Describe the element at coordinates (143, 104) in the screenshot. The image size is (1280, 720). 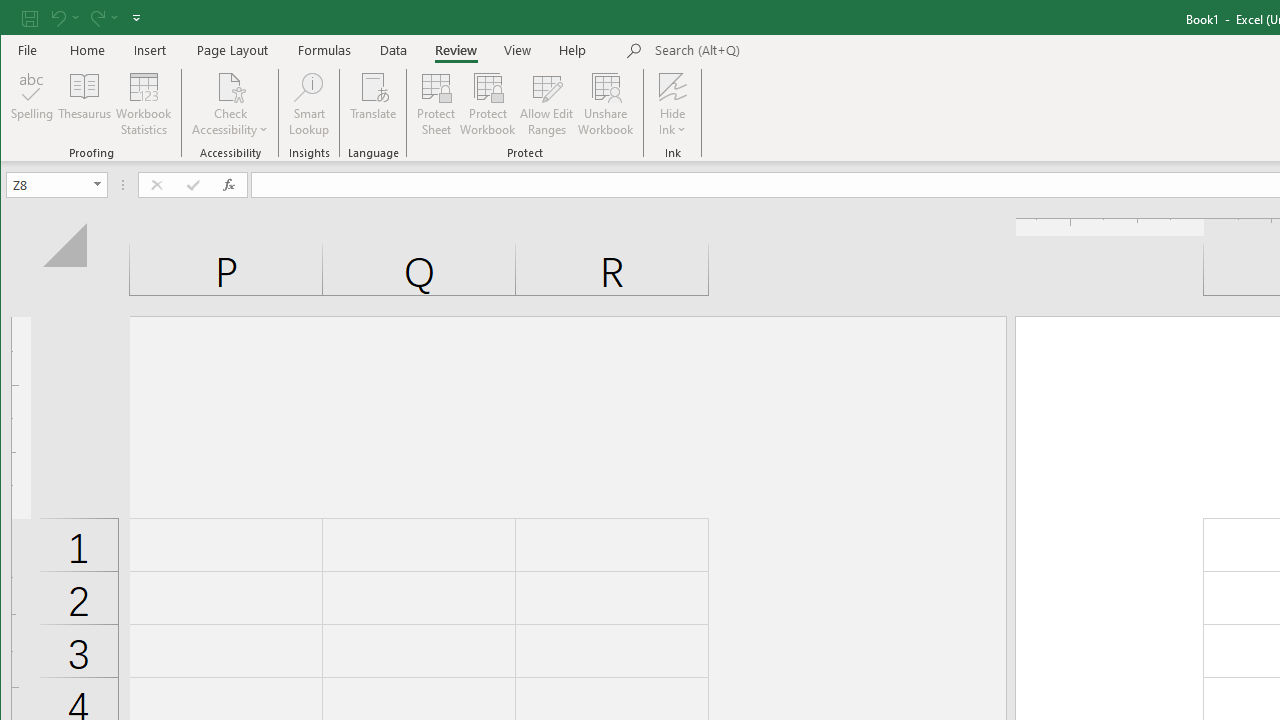
I see `'Workbook Statistics'` at that location.